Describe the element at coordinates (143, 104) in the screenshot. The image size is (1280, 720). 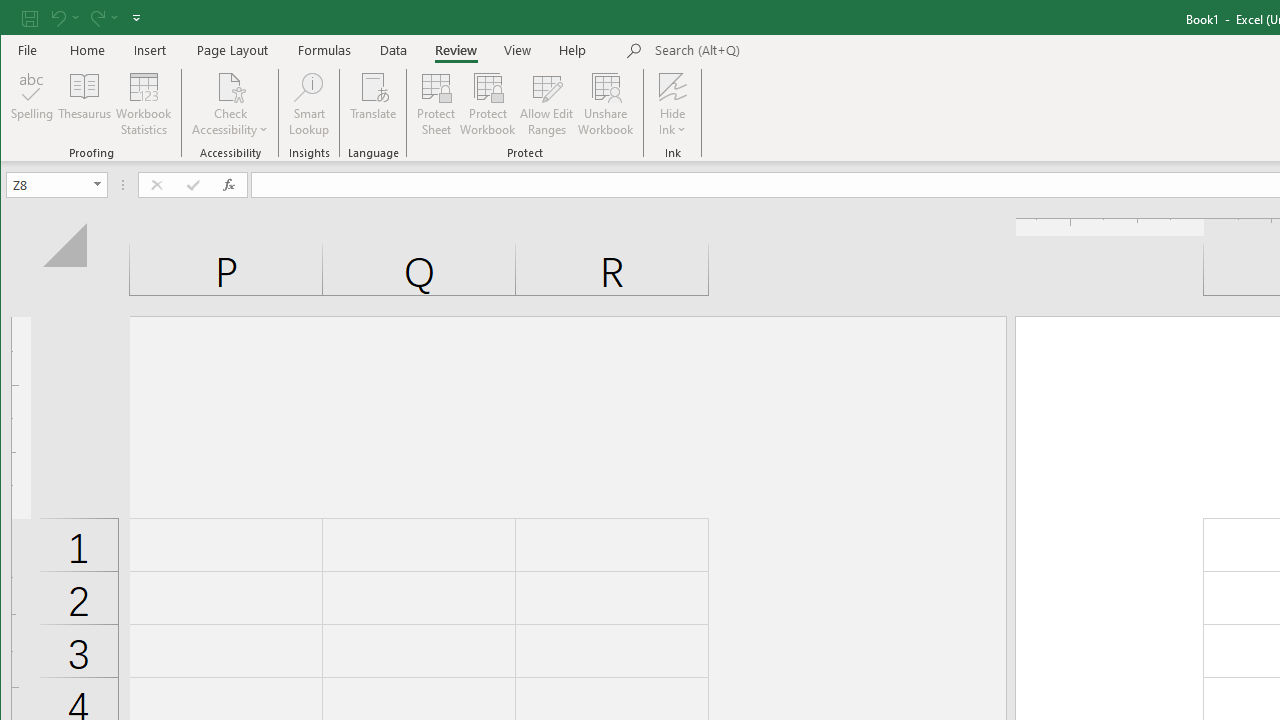
I see `'Workbook Statistics'` at that location.